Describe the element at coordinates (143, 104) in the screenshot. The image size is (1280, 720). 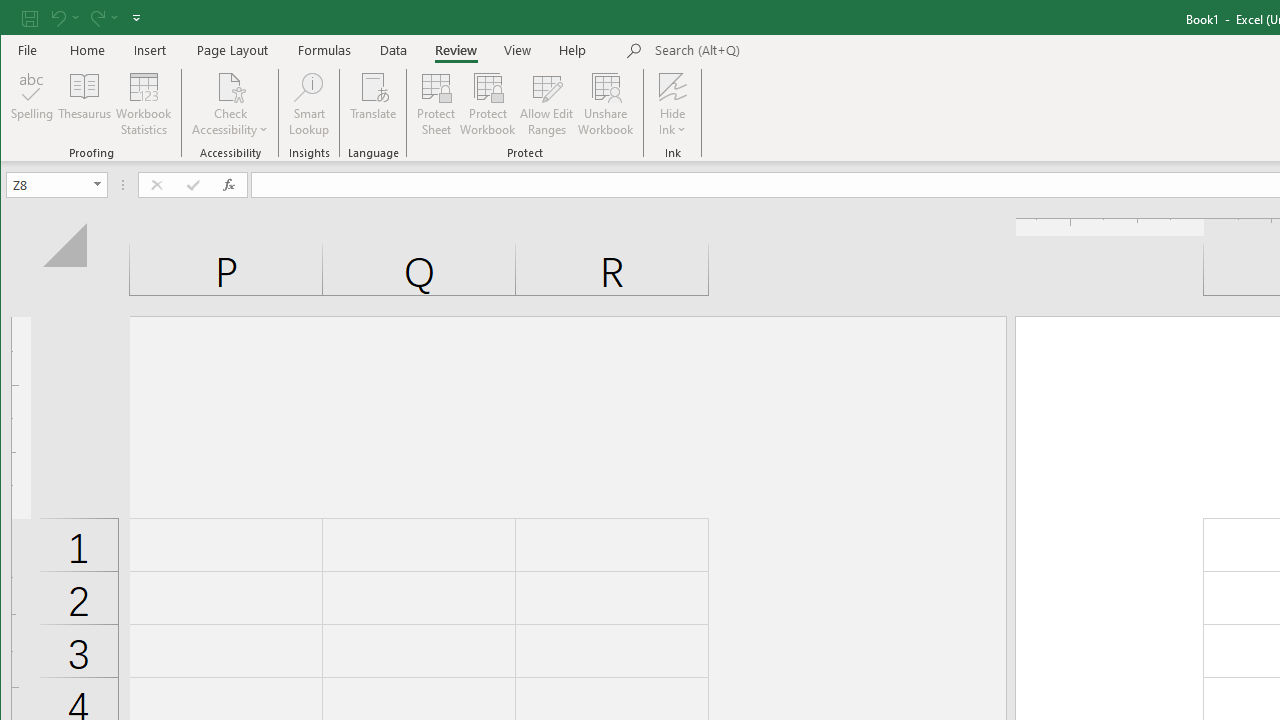
I see `'Workbook Statistics'` at that location.